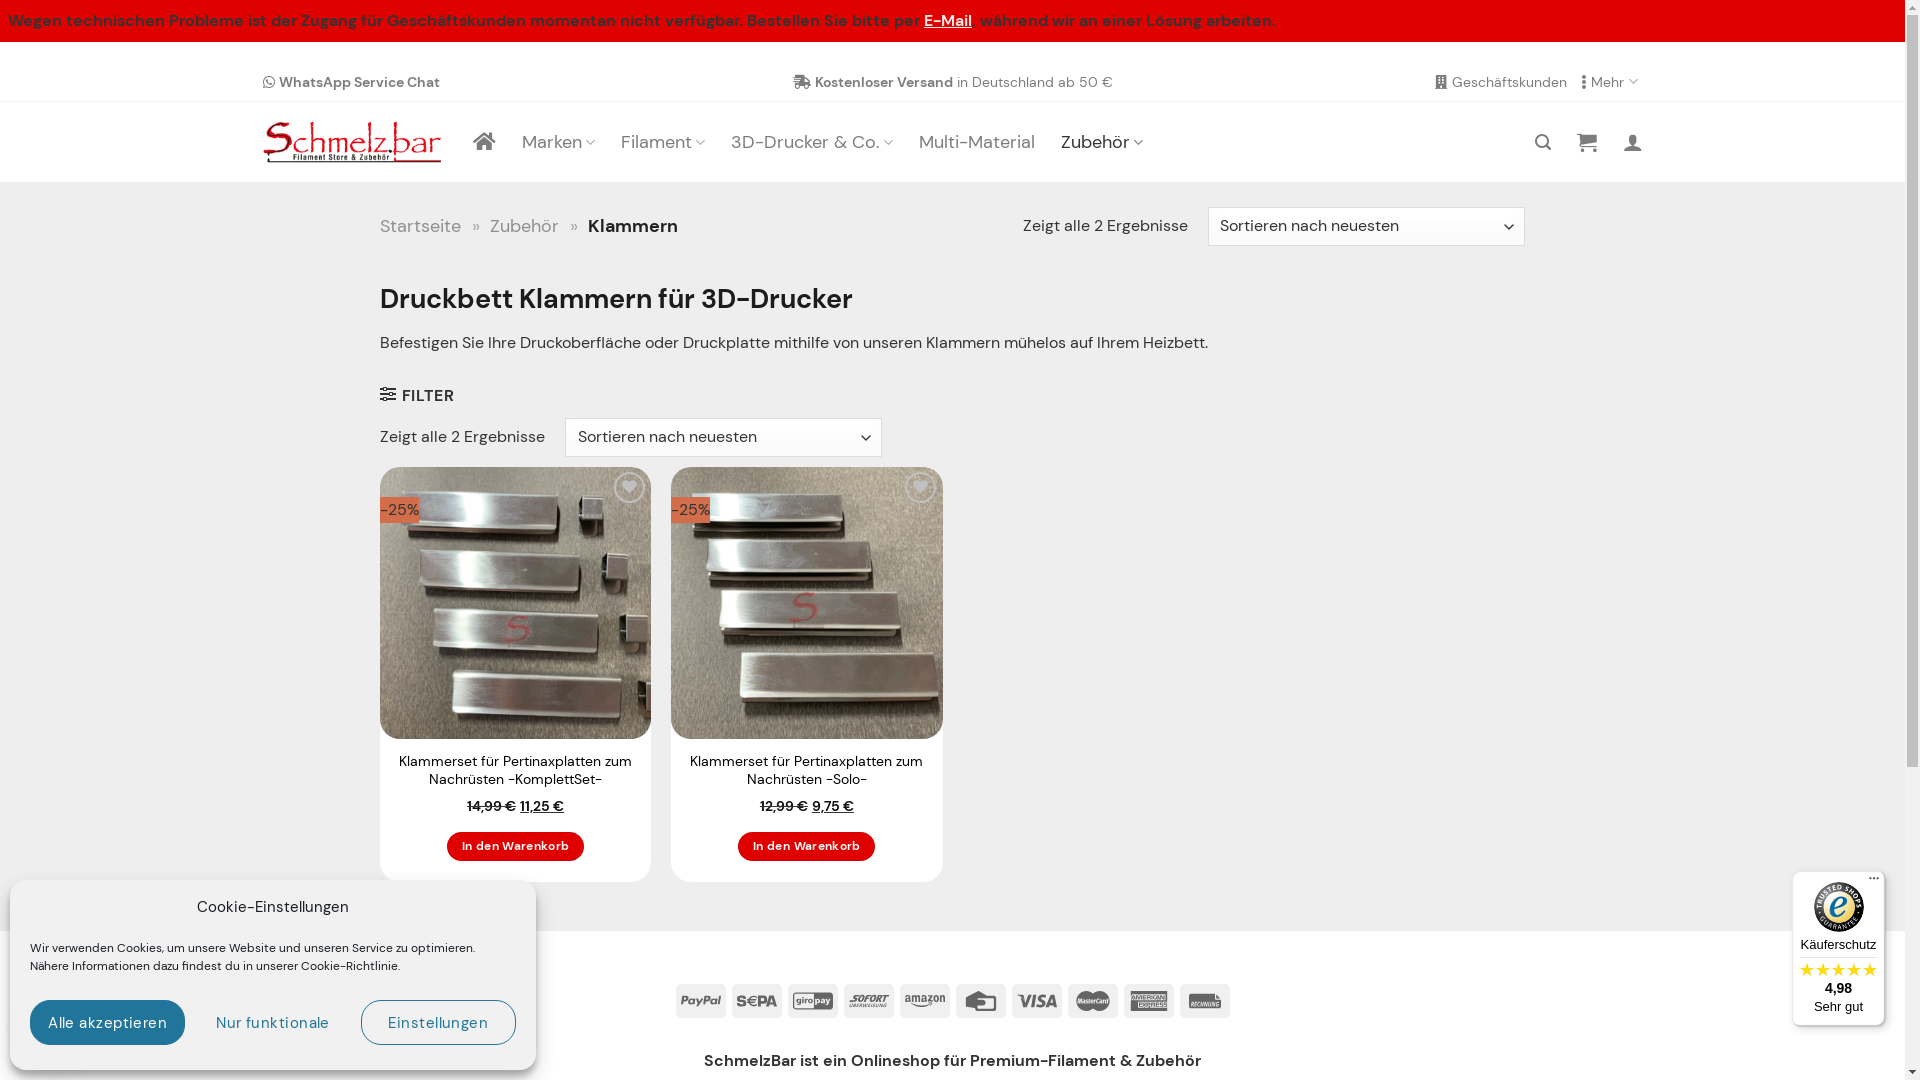 This screenshot has height=1080, width=1920. I want to click on 'Mehr', so click(1579, 80).